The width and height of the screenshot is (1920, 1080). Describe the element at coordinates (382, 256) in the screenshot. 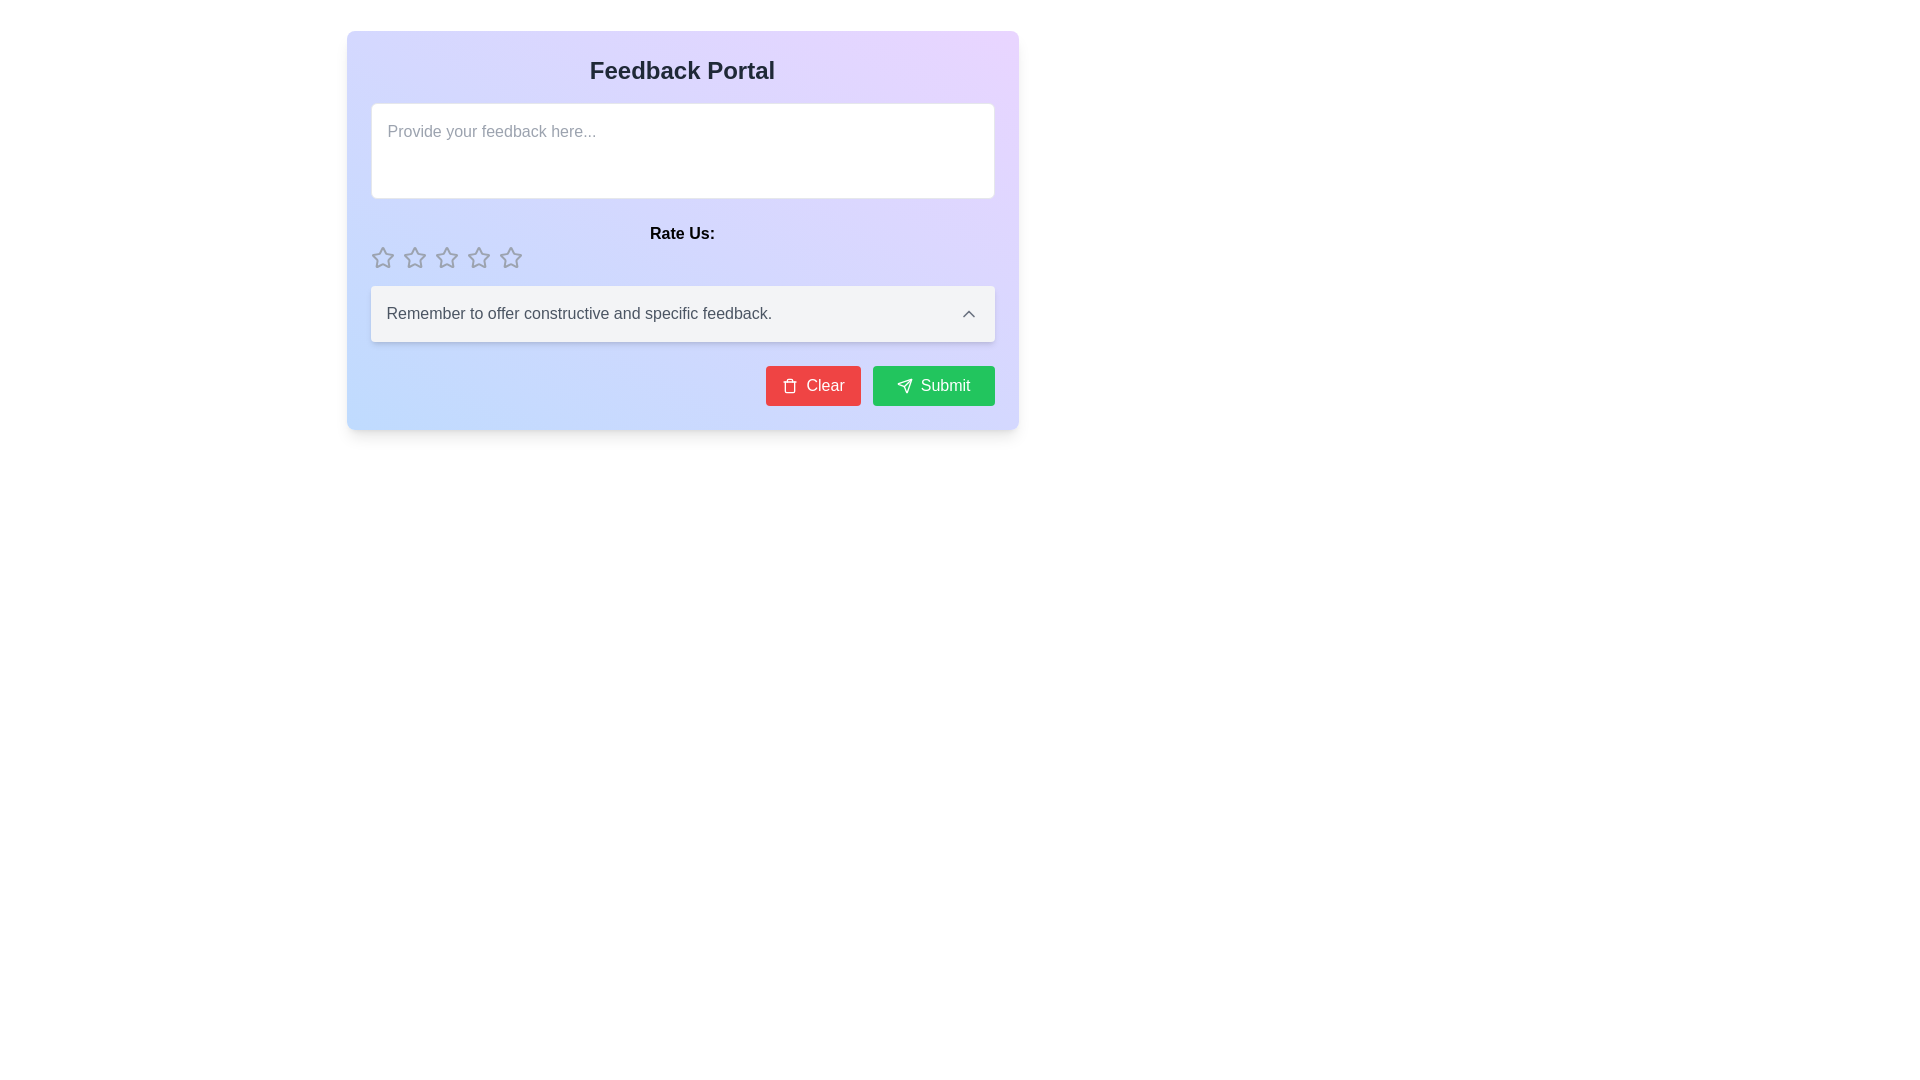

I see `the first star-shaped rating icon with a hollow interior and gray outline, located below the 'Rate Us:' label` at that location.